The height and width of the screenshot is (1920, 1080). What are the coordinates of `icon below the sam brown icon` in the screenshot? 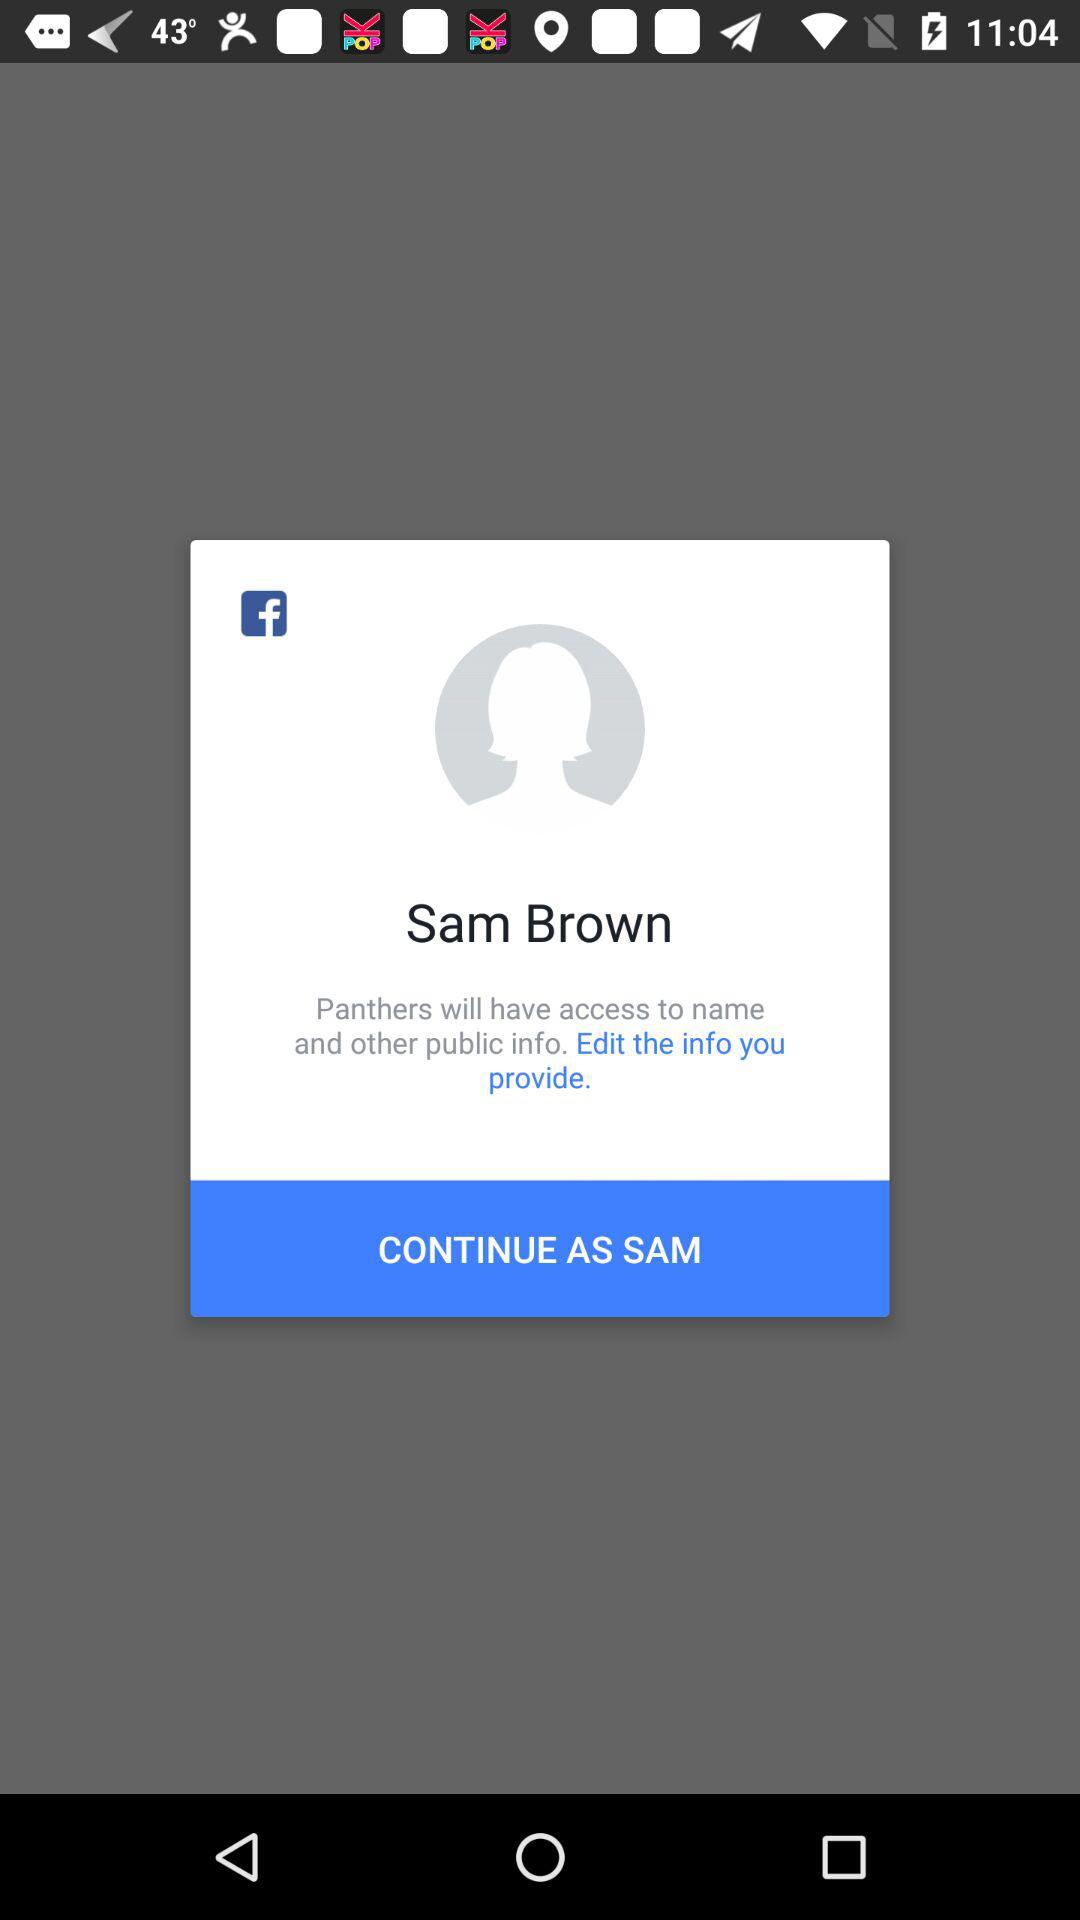 It's located at (540, 1041).